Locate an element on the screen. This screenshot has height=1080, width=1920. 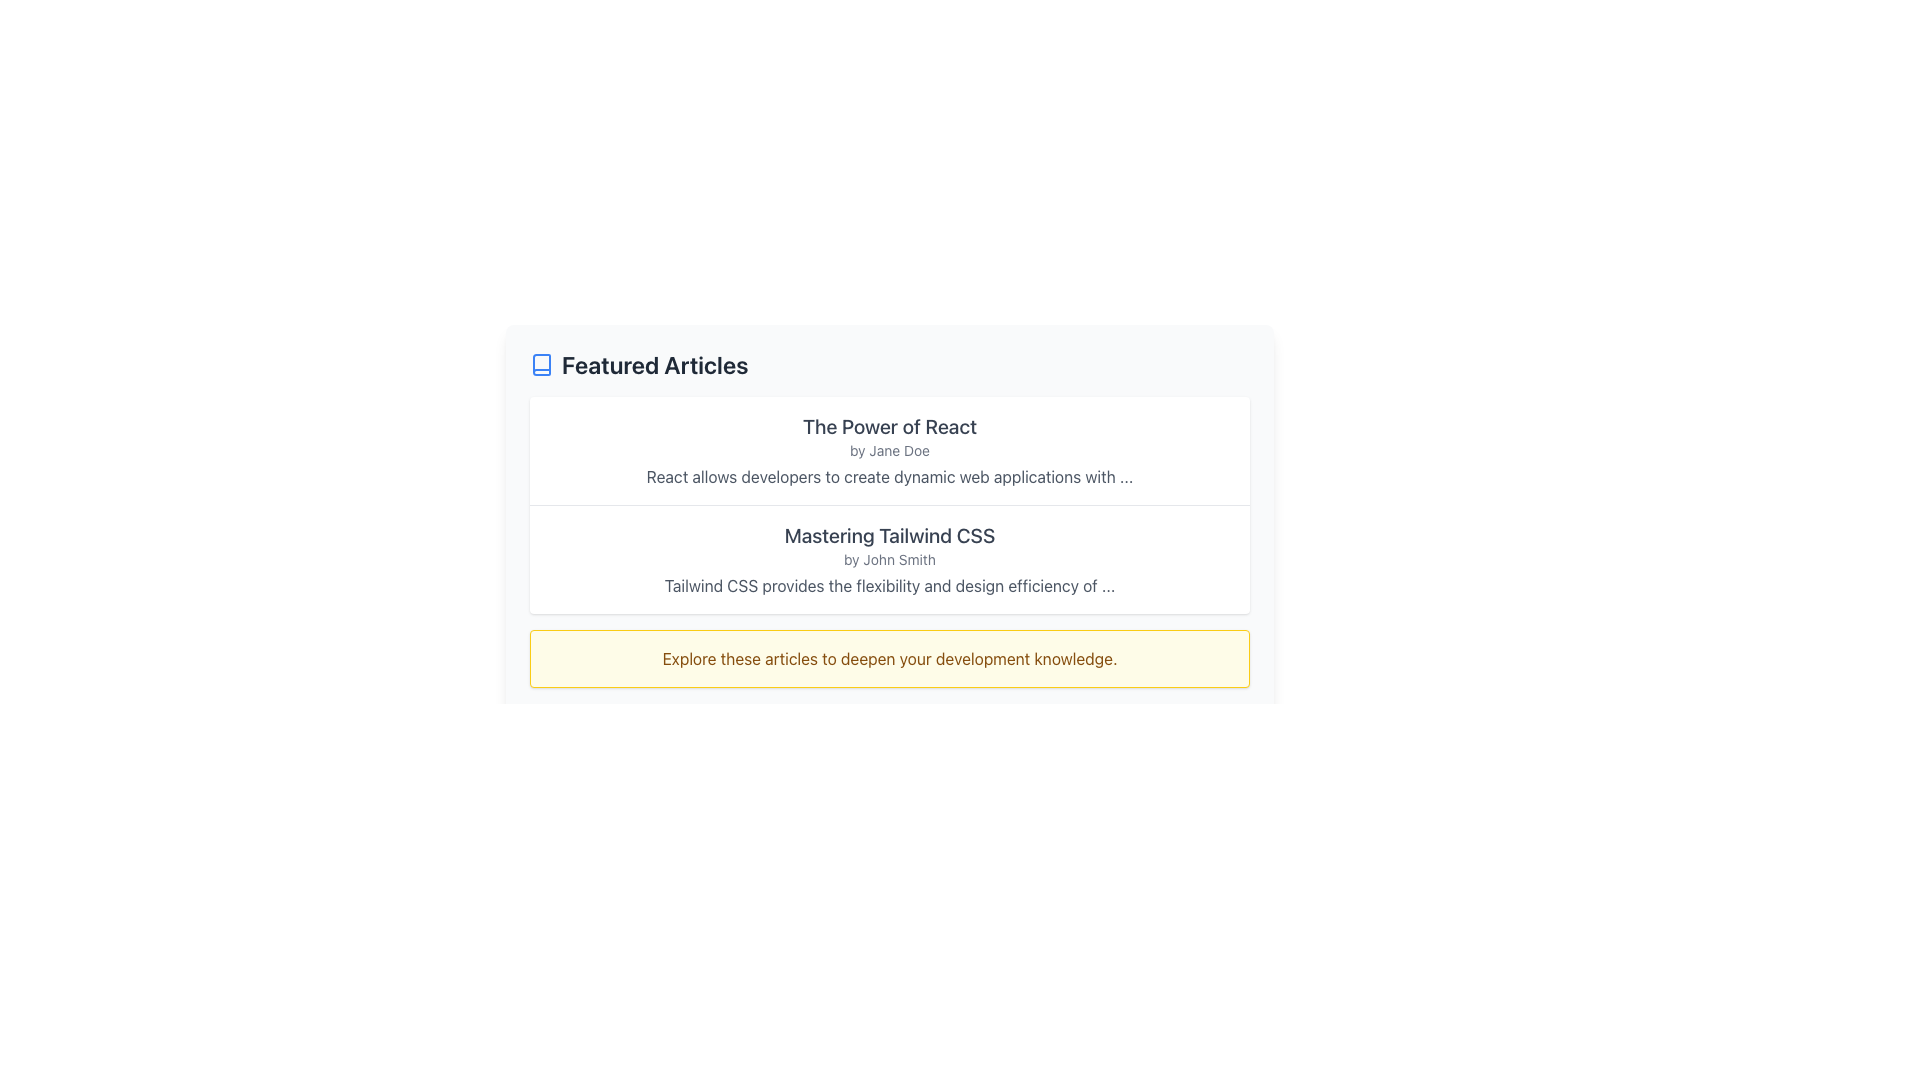
the book icon, which is a light blue outlined icon resembling an opened book, located to the left of the 'Featured Articles' text at the top of the interface is located at coordinates (542, 365).